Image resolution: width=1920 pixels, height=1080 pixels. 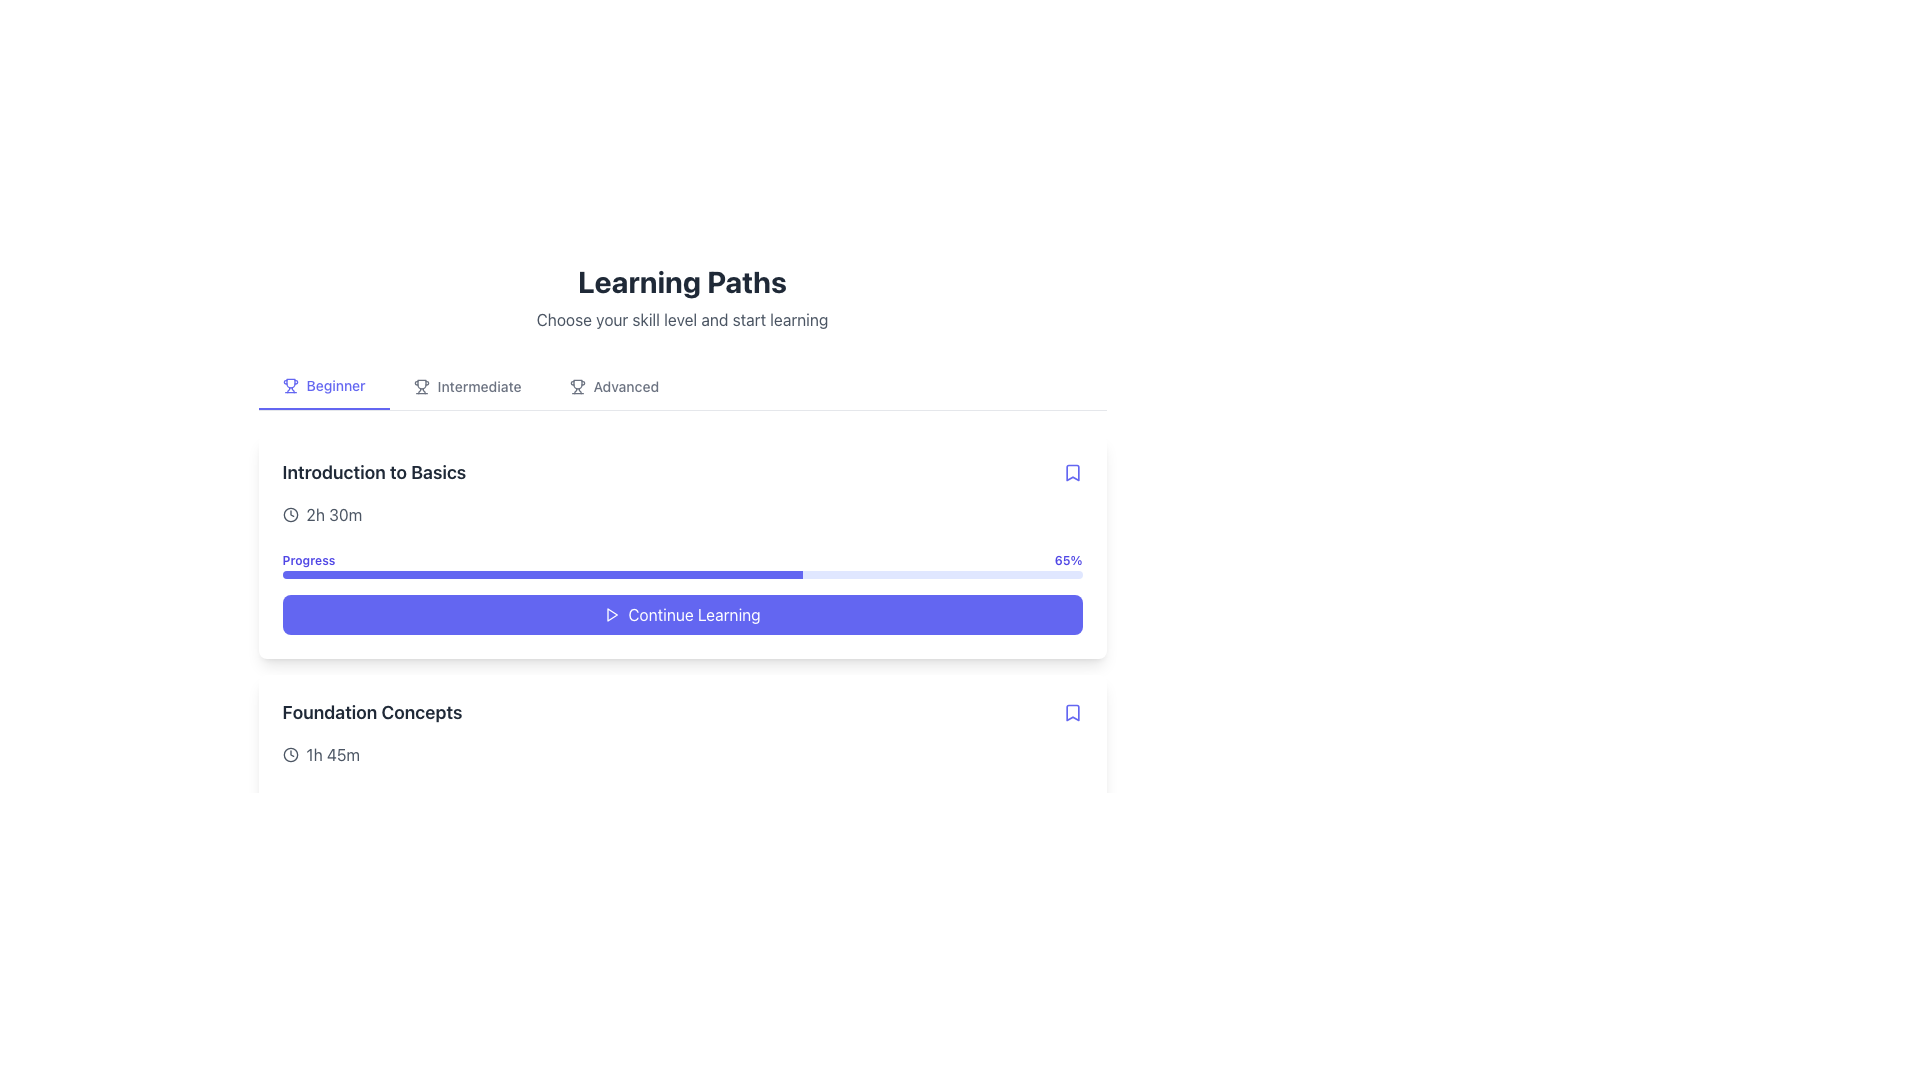 What do you see at coordinates (682, 569) in the screenshot?
I see `the progress indicator displaying 'Progress' and '65%' within the 'Introduction to Basics' card, which features a blue bar indicating the progress covered` at bounding box center [682, 569].